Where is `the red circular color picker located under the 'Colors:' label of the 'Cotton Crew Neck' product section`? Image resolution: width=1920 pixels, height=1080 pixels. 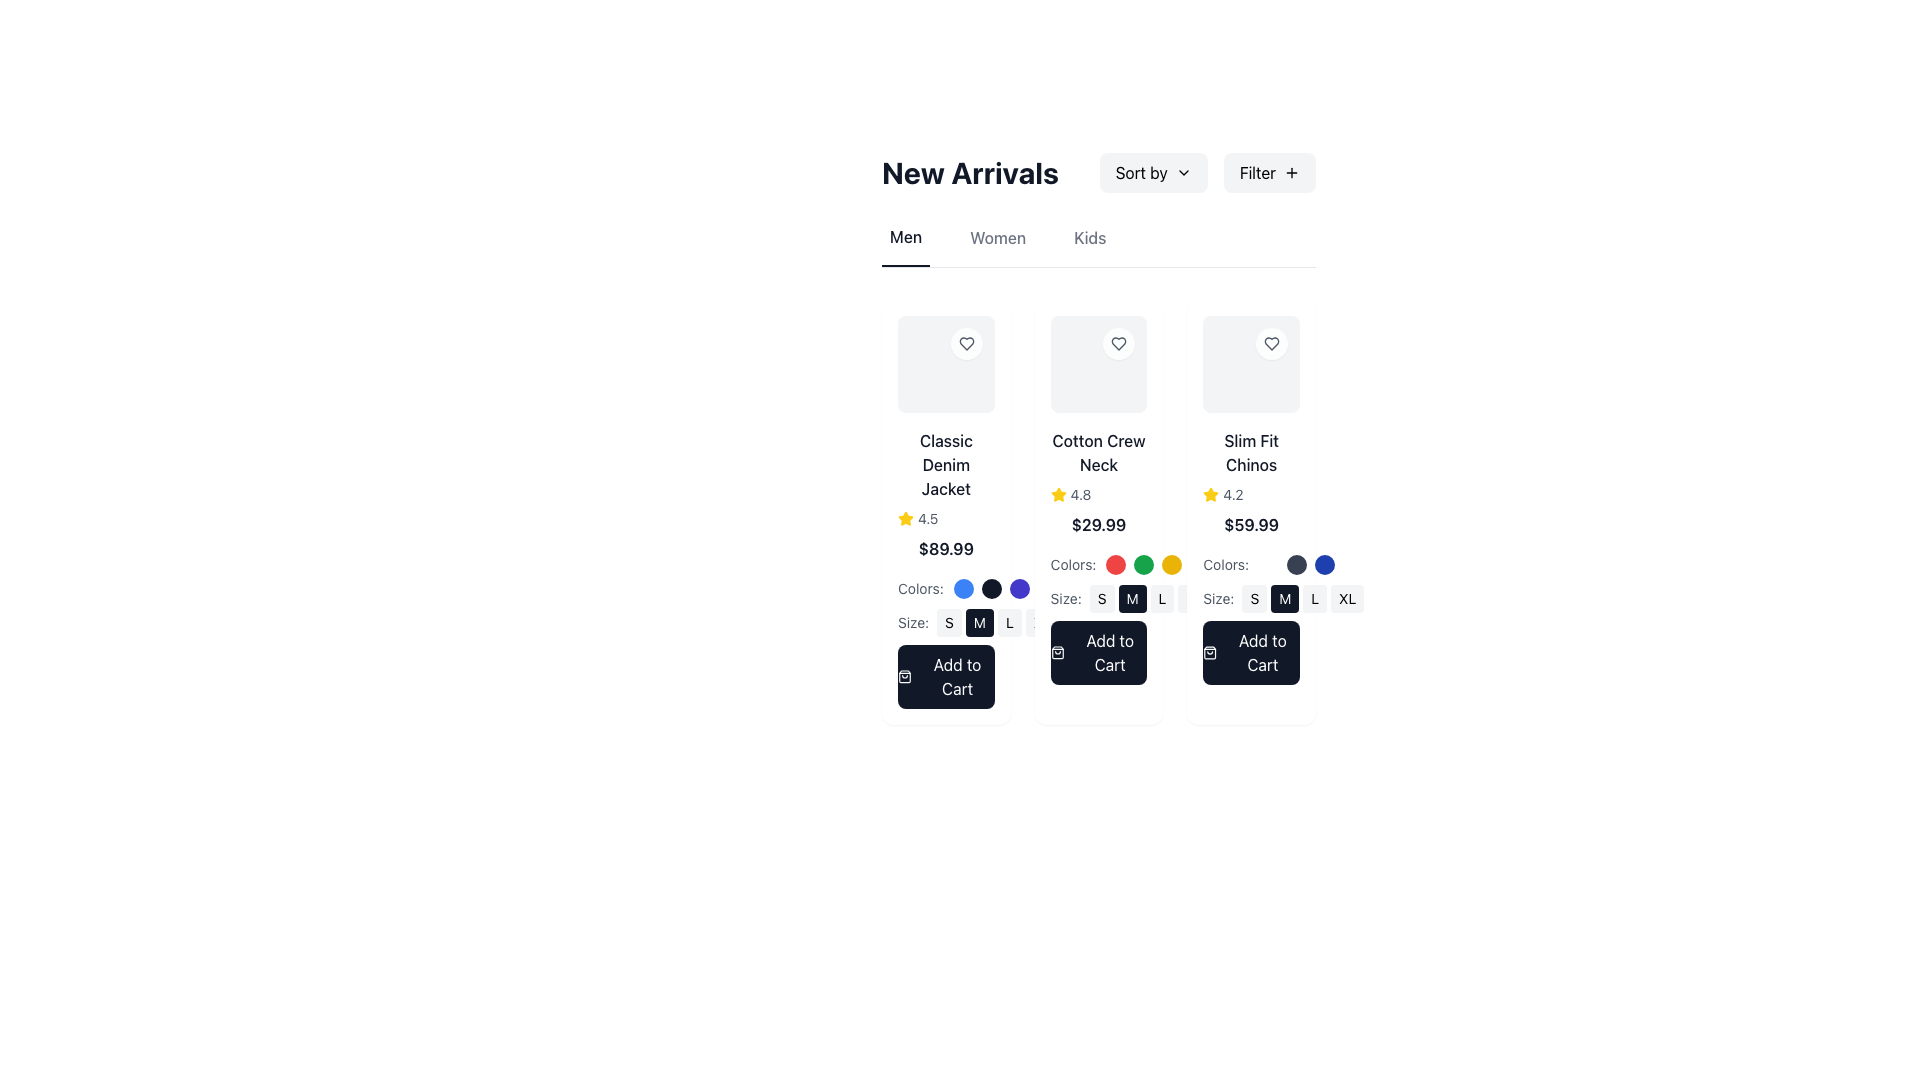
the red circular color picker located under the 'Colors:' label of the 'Cotton Crew Neck' product section is located at coordinates (1115, 564).